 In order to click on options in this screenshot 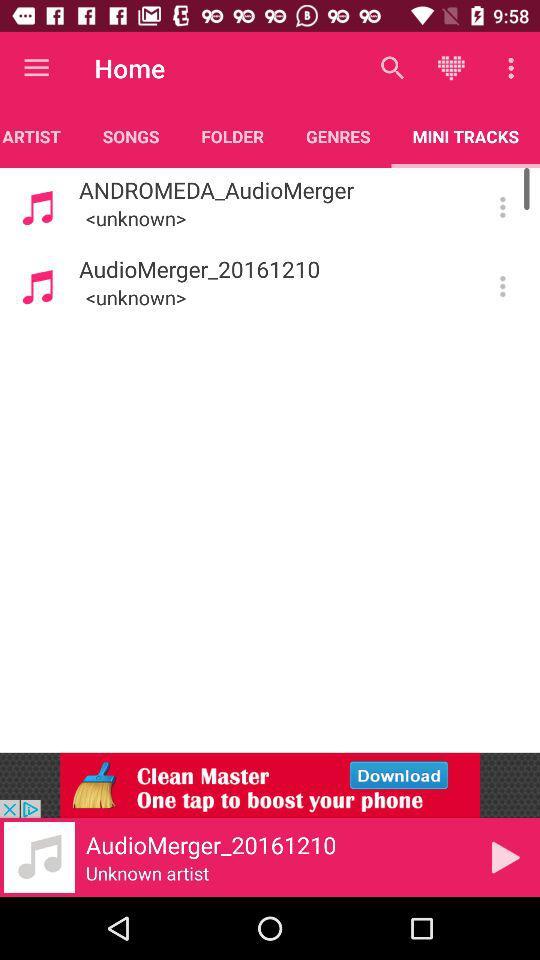, I will do `click(501, 207)`.